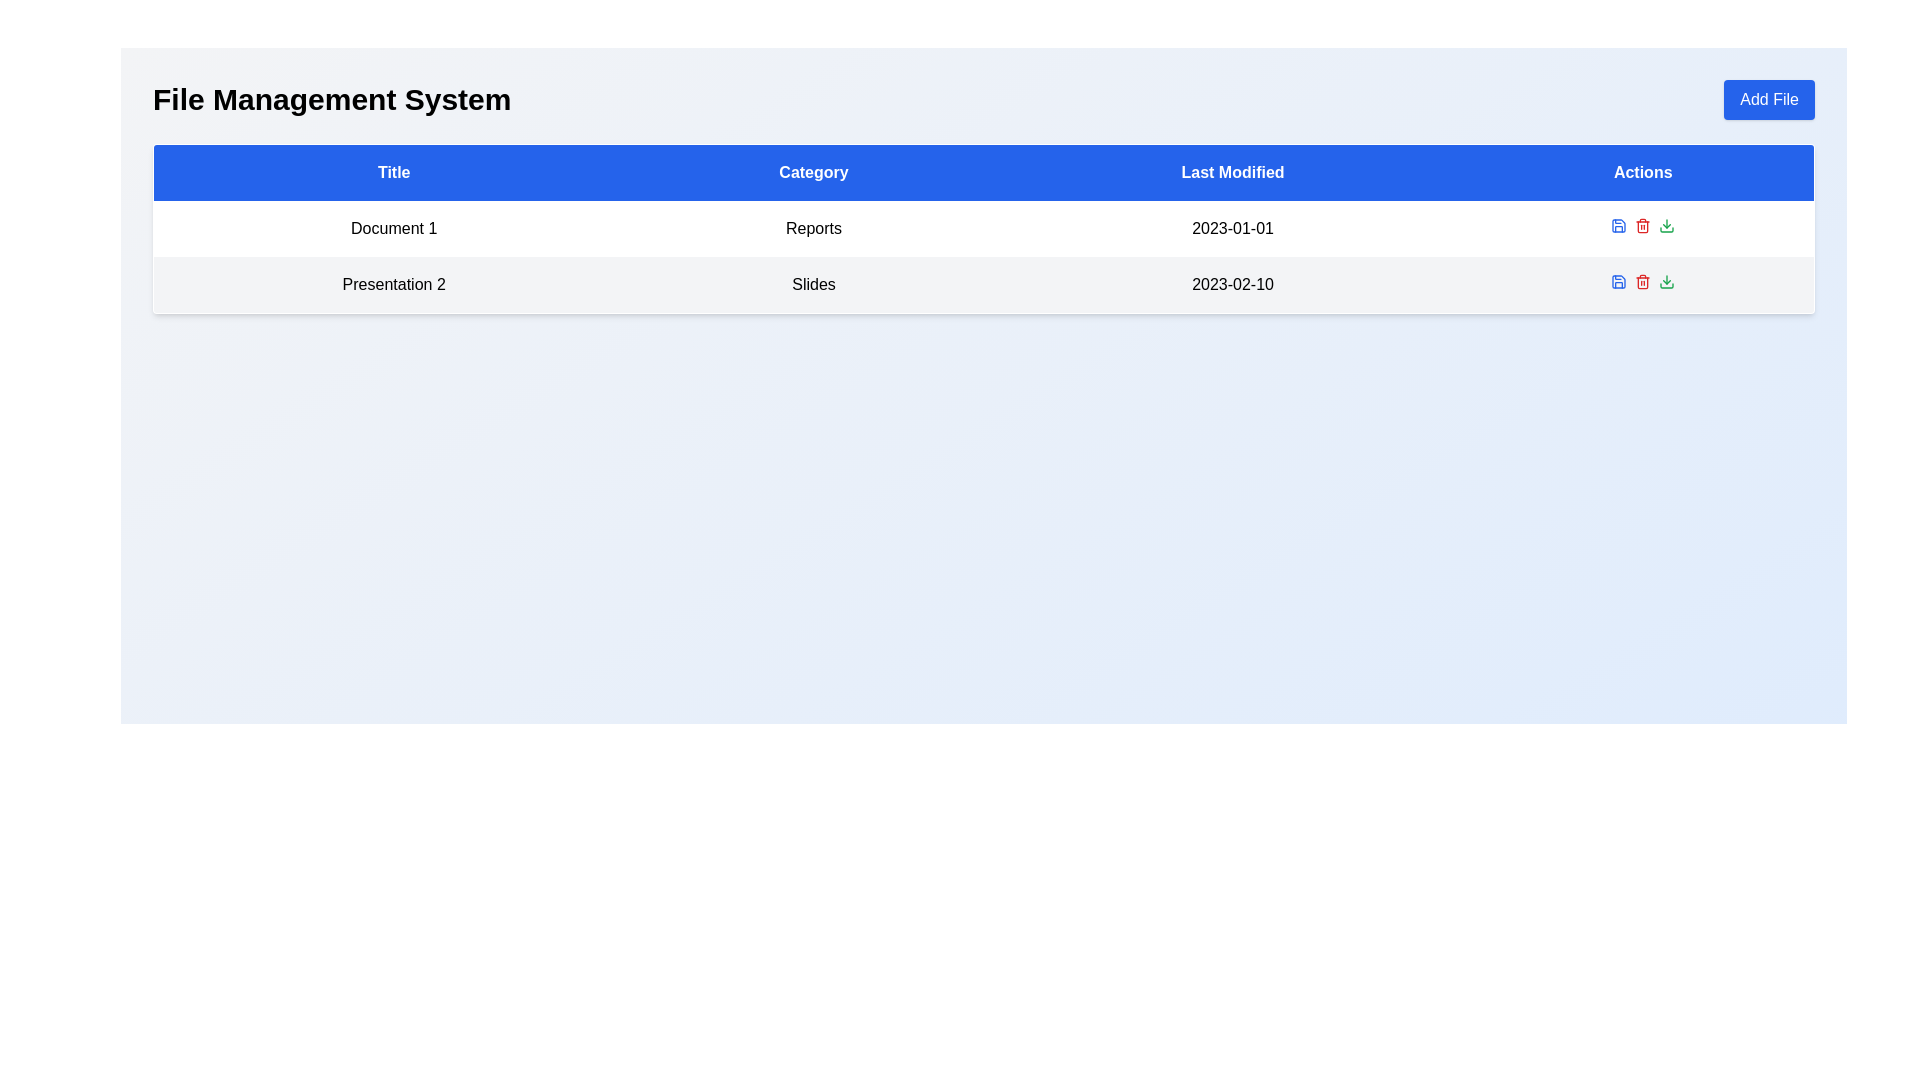 The image size is (1920, 1080). I want to click on the static text label 'Title' in the header row of the table, which has a blue background and white text, positioned as the first element on the far left, so click(393, 171).